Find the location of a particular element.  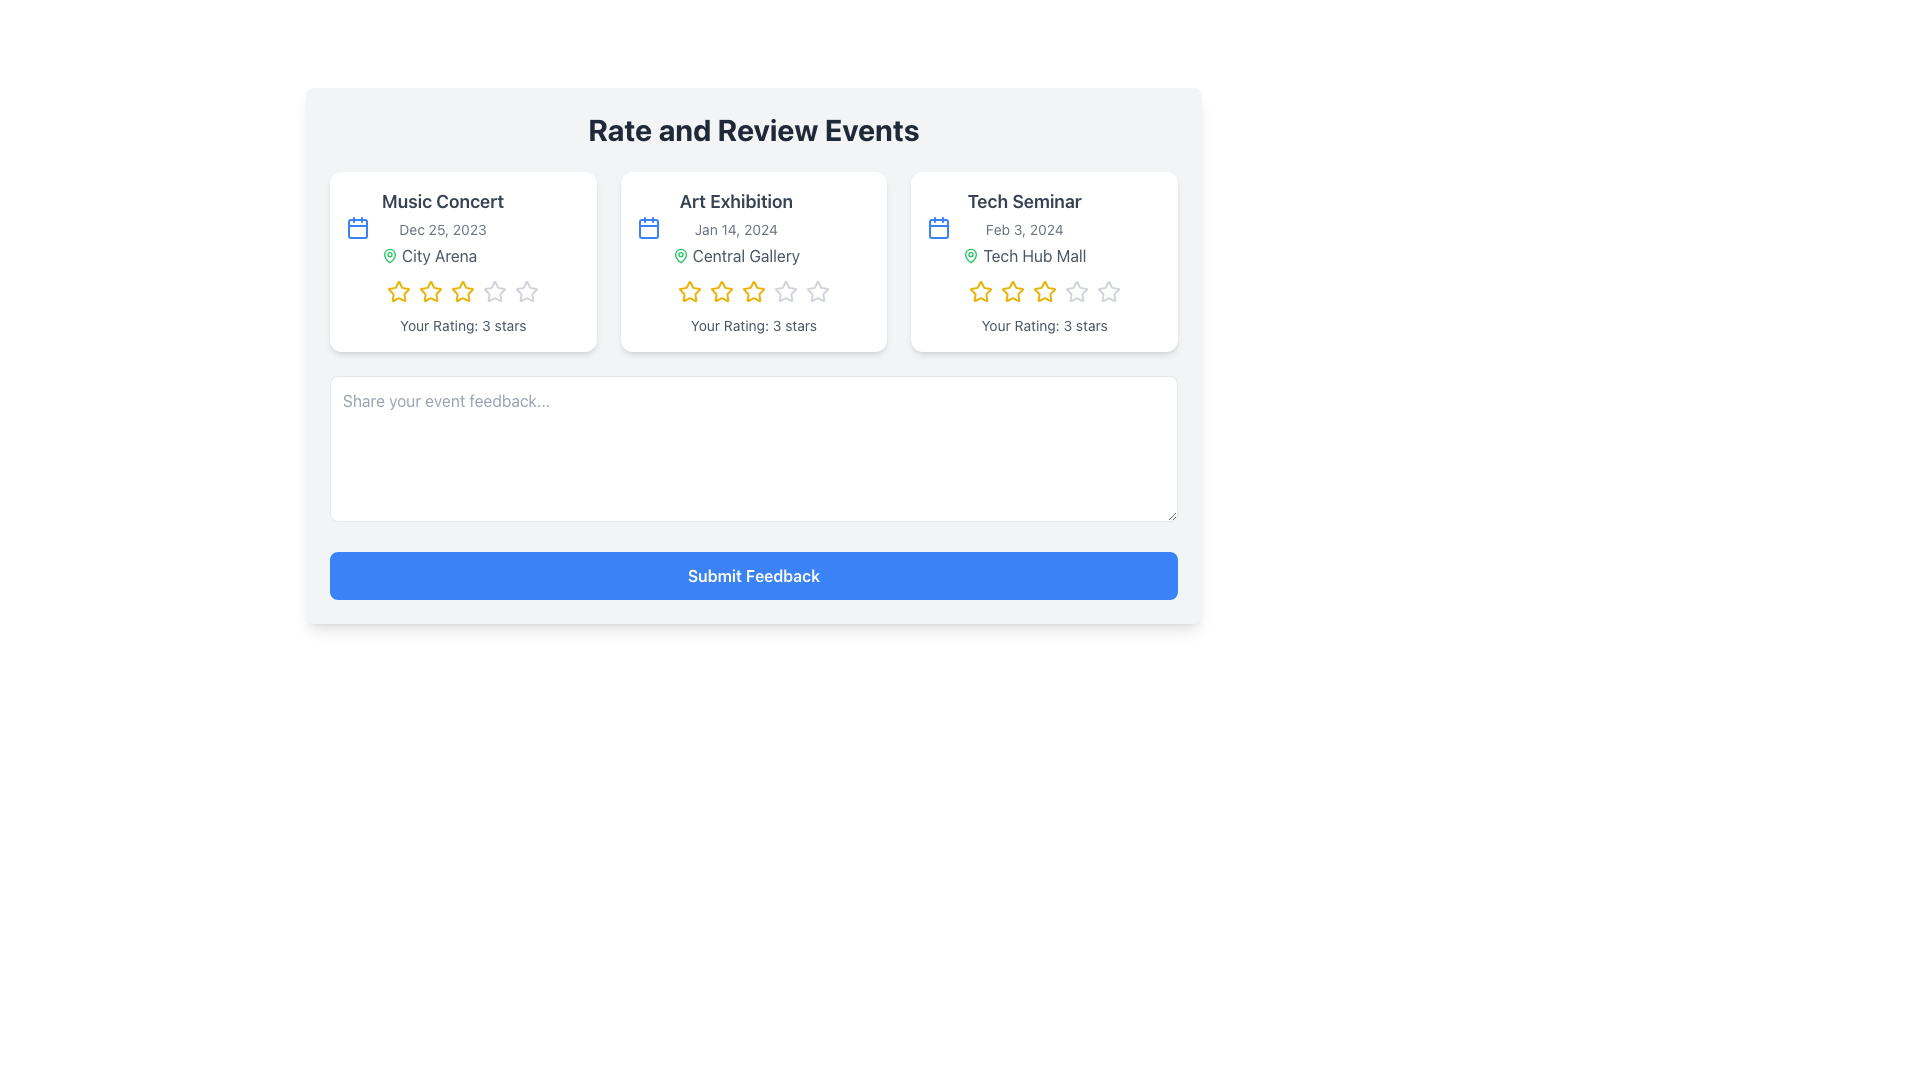

the first star icon in the rating system under the 'Music Concert' card to set or change the rating is located at coordinates (399, 291).